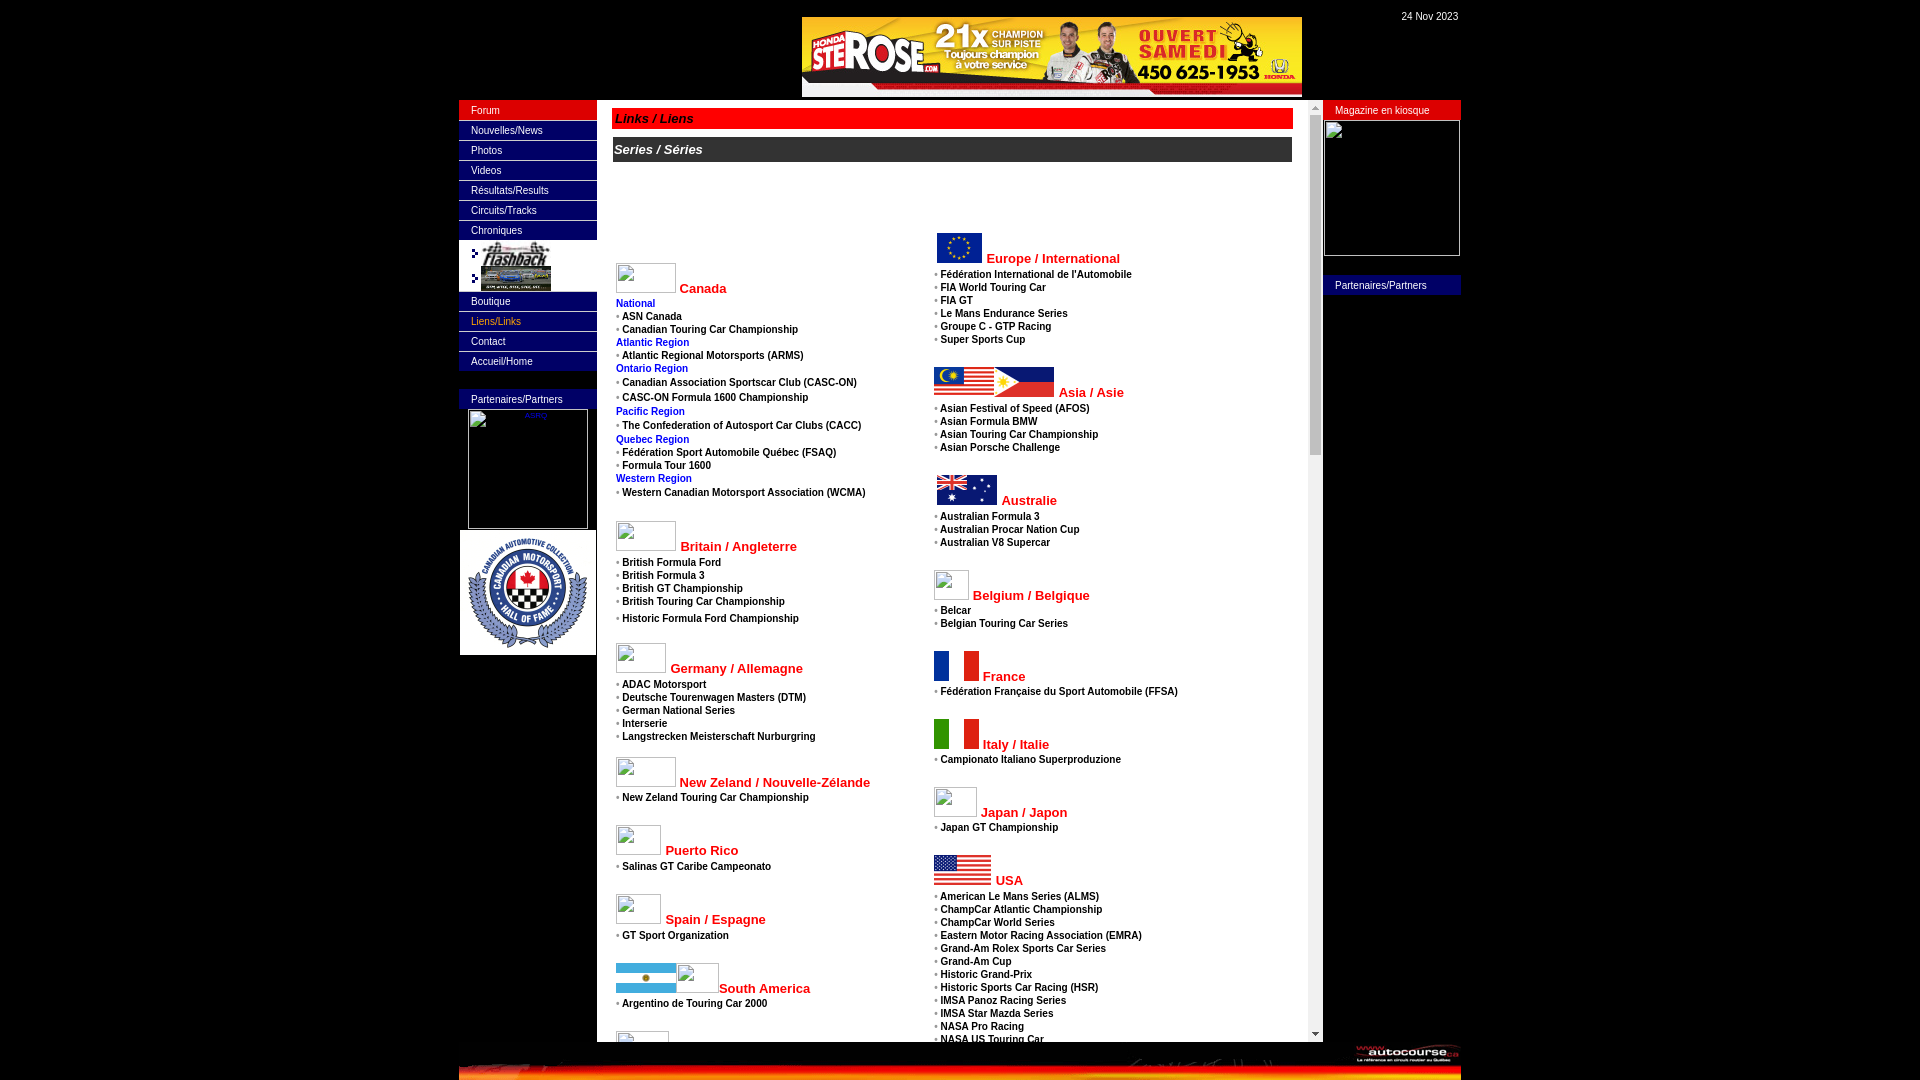 Image resolution: width=1920 pixels, height=1080 pixels. What do you see at coordinates (469, 301) in the screenshot?
I see `'Boutique'` at bounding box center [469, 301].